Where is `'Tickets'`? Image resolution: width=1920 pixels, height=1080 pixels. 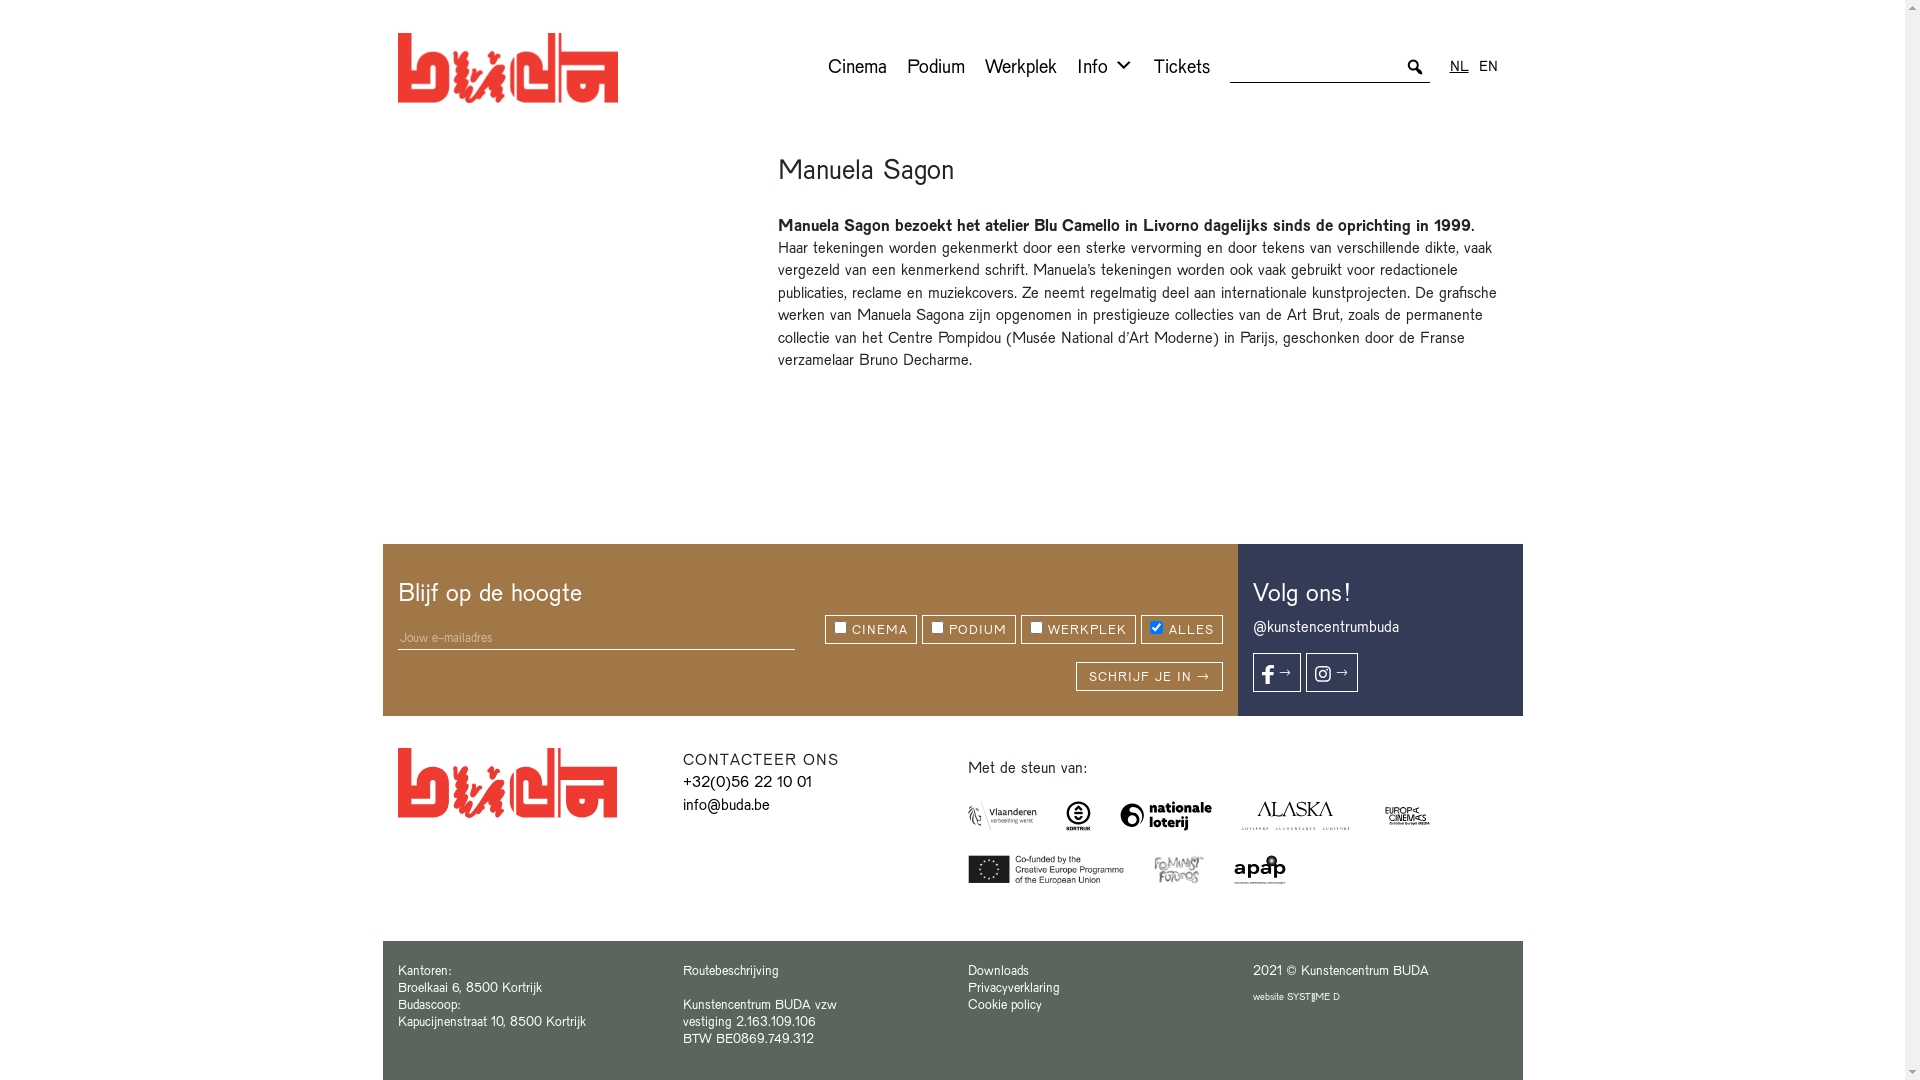 'Tickets' is located at coordinates (1181, 64).